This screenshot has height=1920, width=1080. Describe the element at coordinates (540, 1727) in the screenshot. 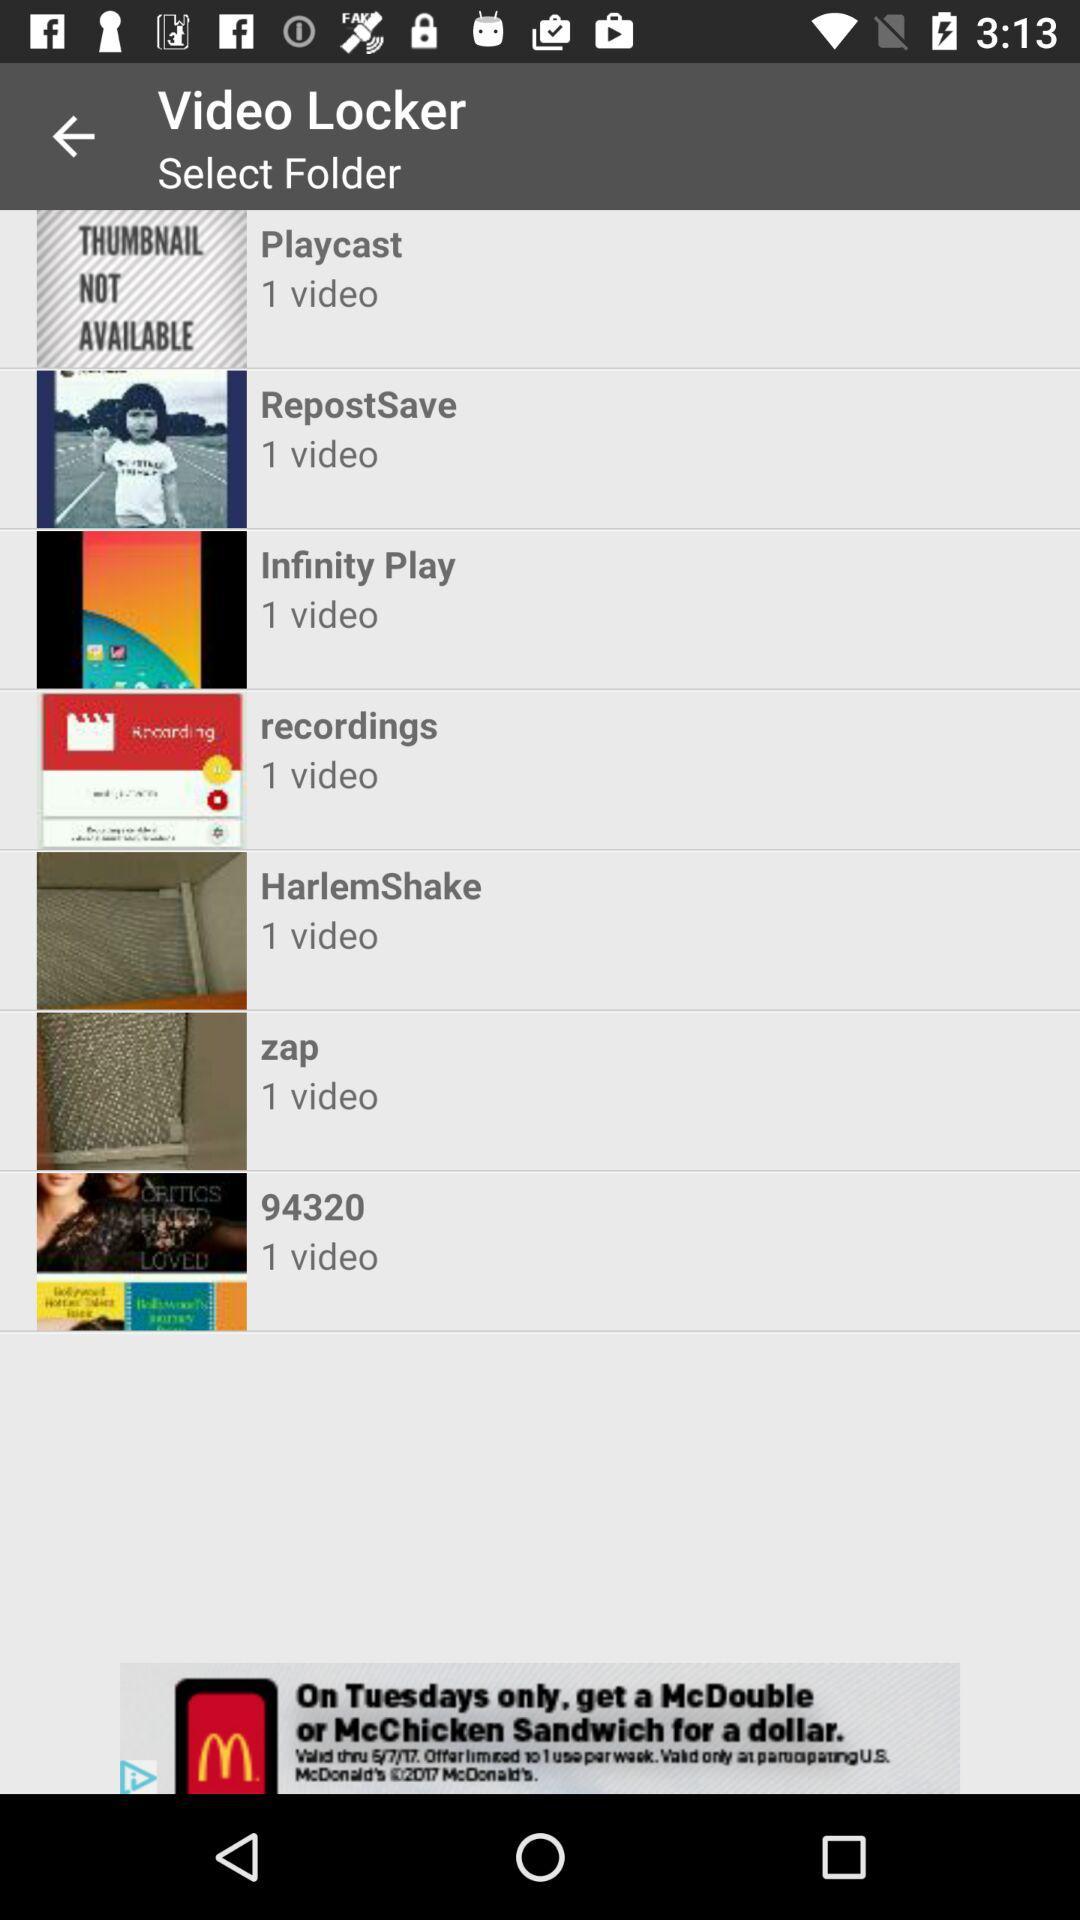

I see `go down` at that location.